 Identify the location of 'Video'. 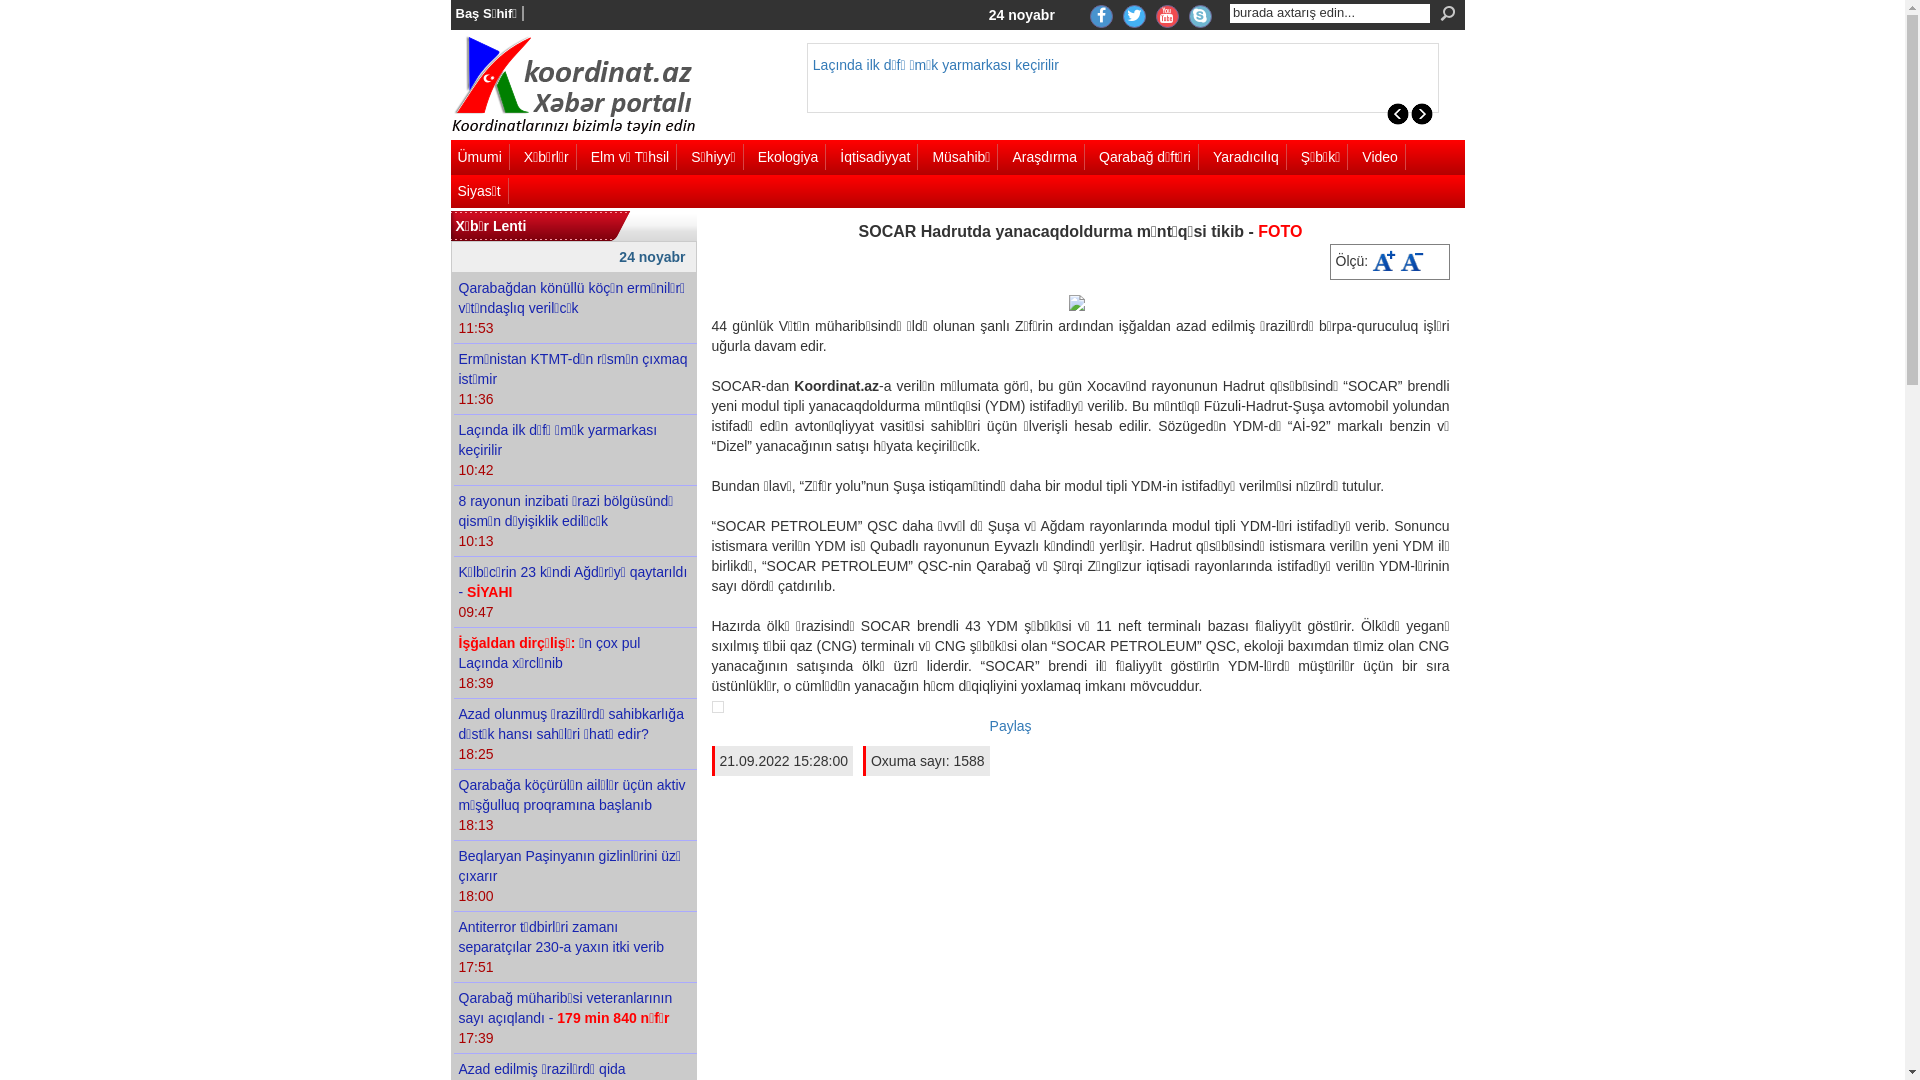
(1382, 156).